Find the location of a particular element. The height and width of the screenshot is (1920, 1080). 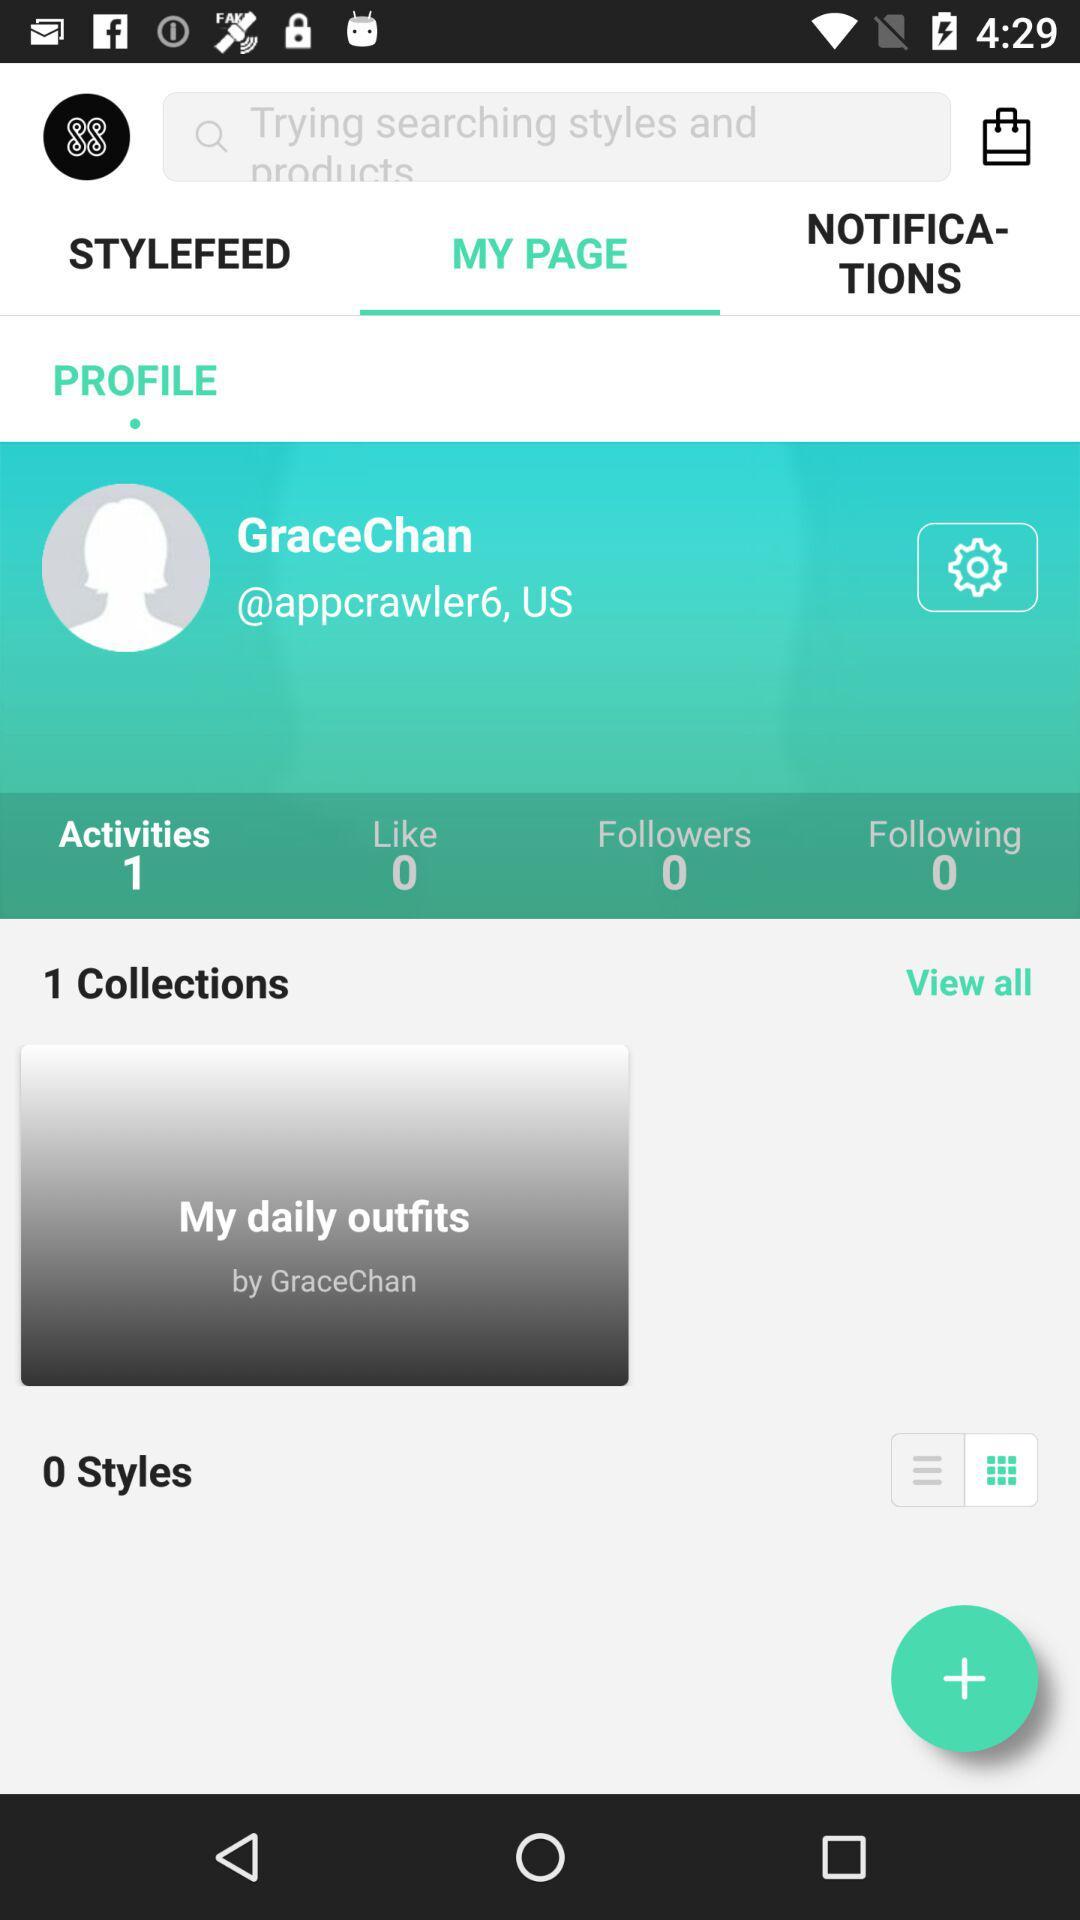

open settings is located at coordinates (976, 566).